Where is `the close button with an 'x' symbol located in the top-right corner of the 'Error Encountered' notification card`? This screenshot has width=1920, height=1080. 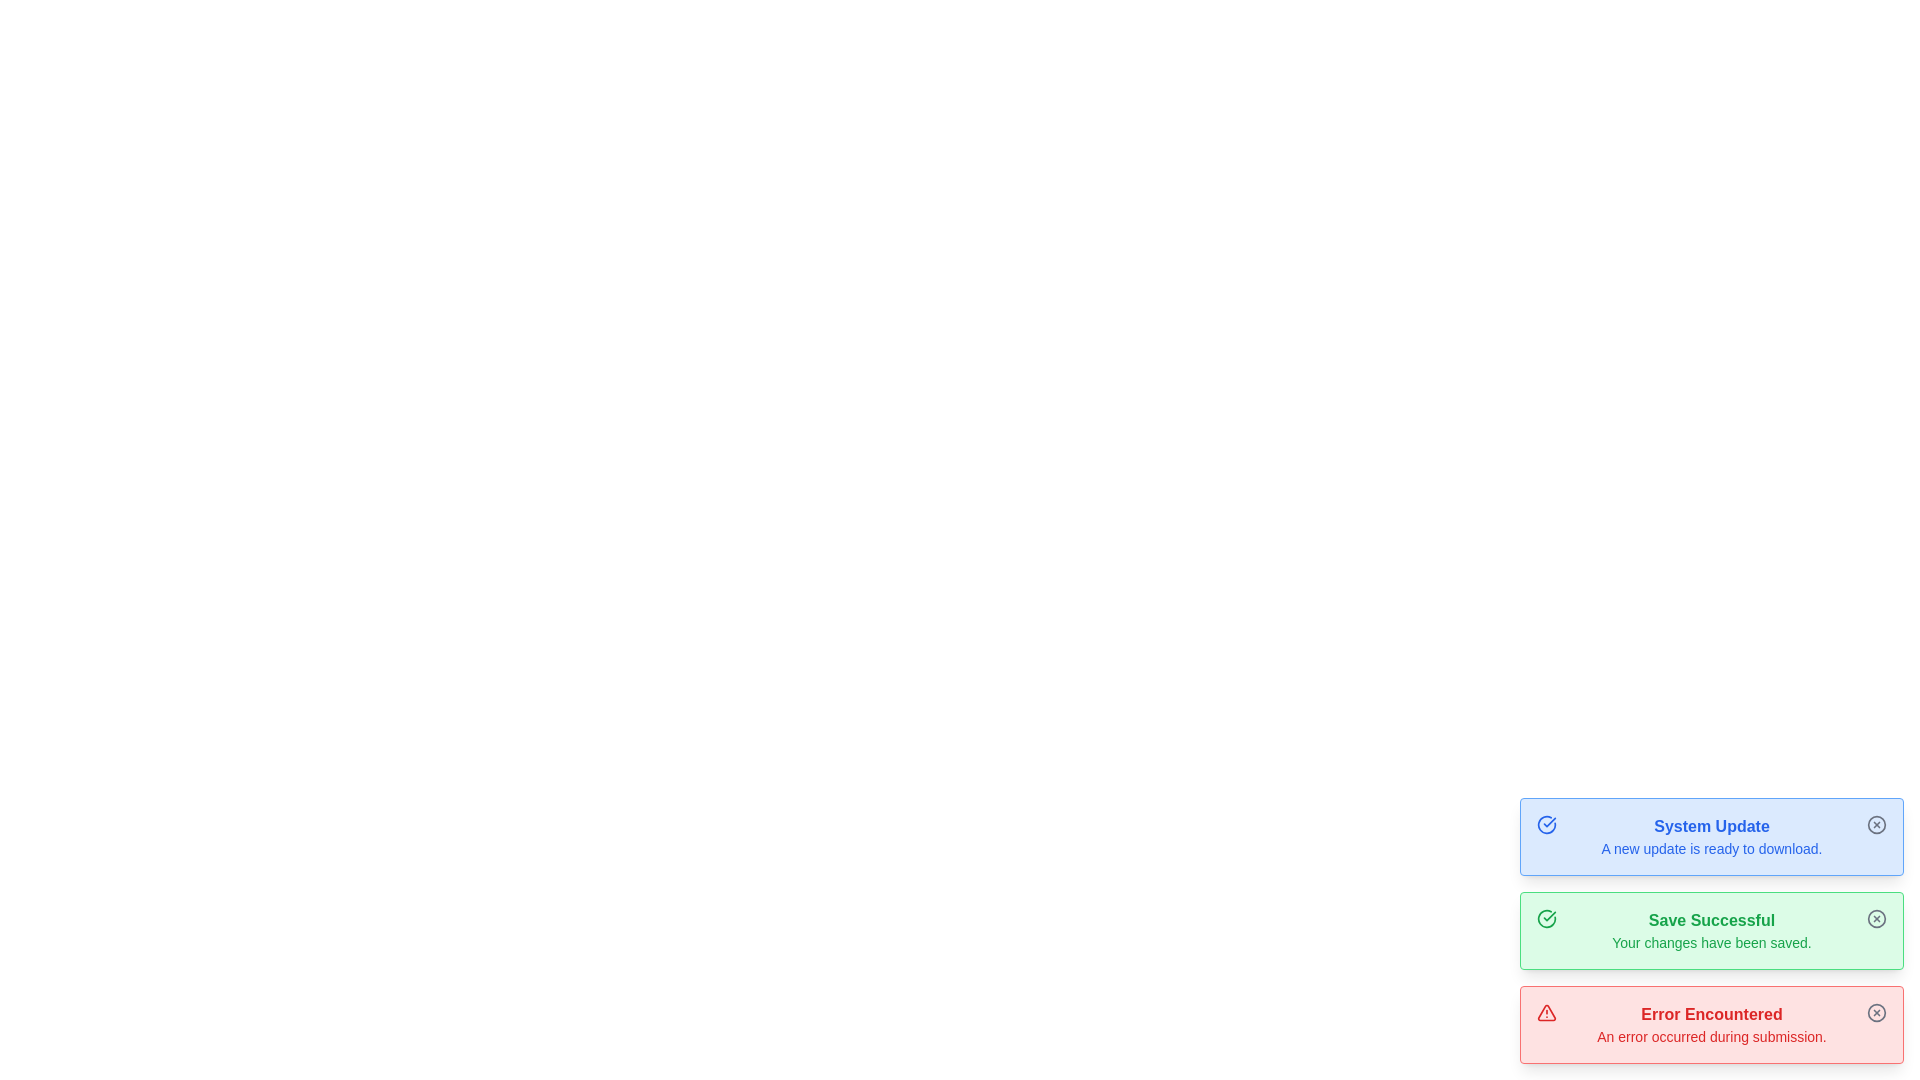 the close button with an 'x' symbol located in the top-right corner of the 'Error Encountered' notification card is located at coordinates (1875, 1013).